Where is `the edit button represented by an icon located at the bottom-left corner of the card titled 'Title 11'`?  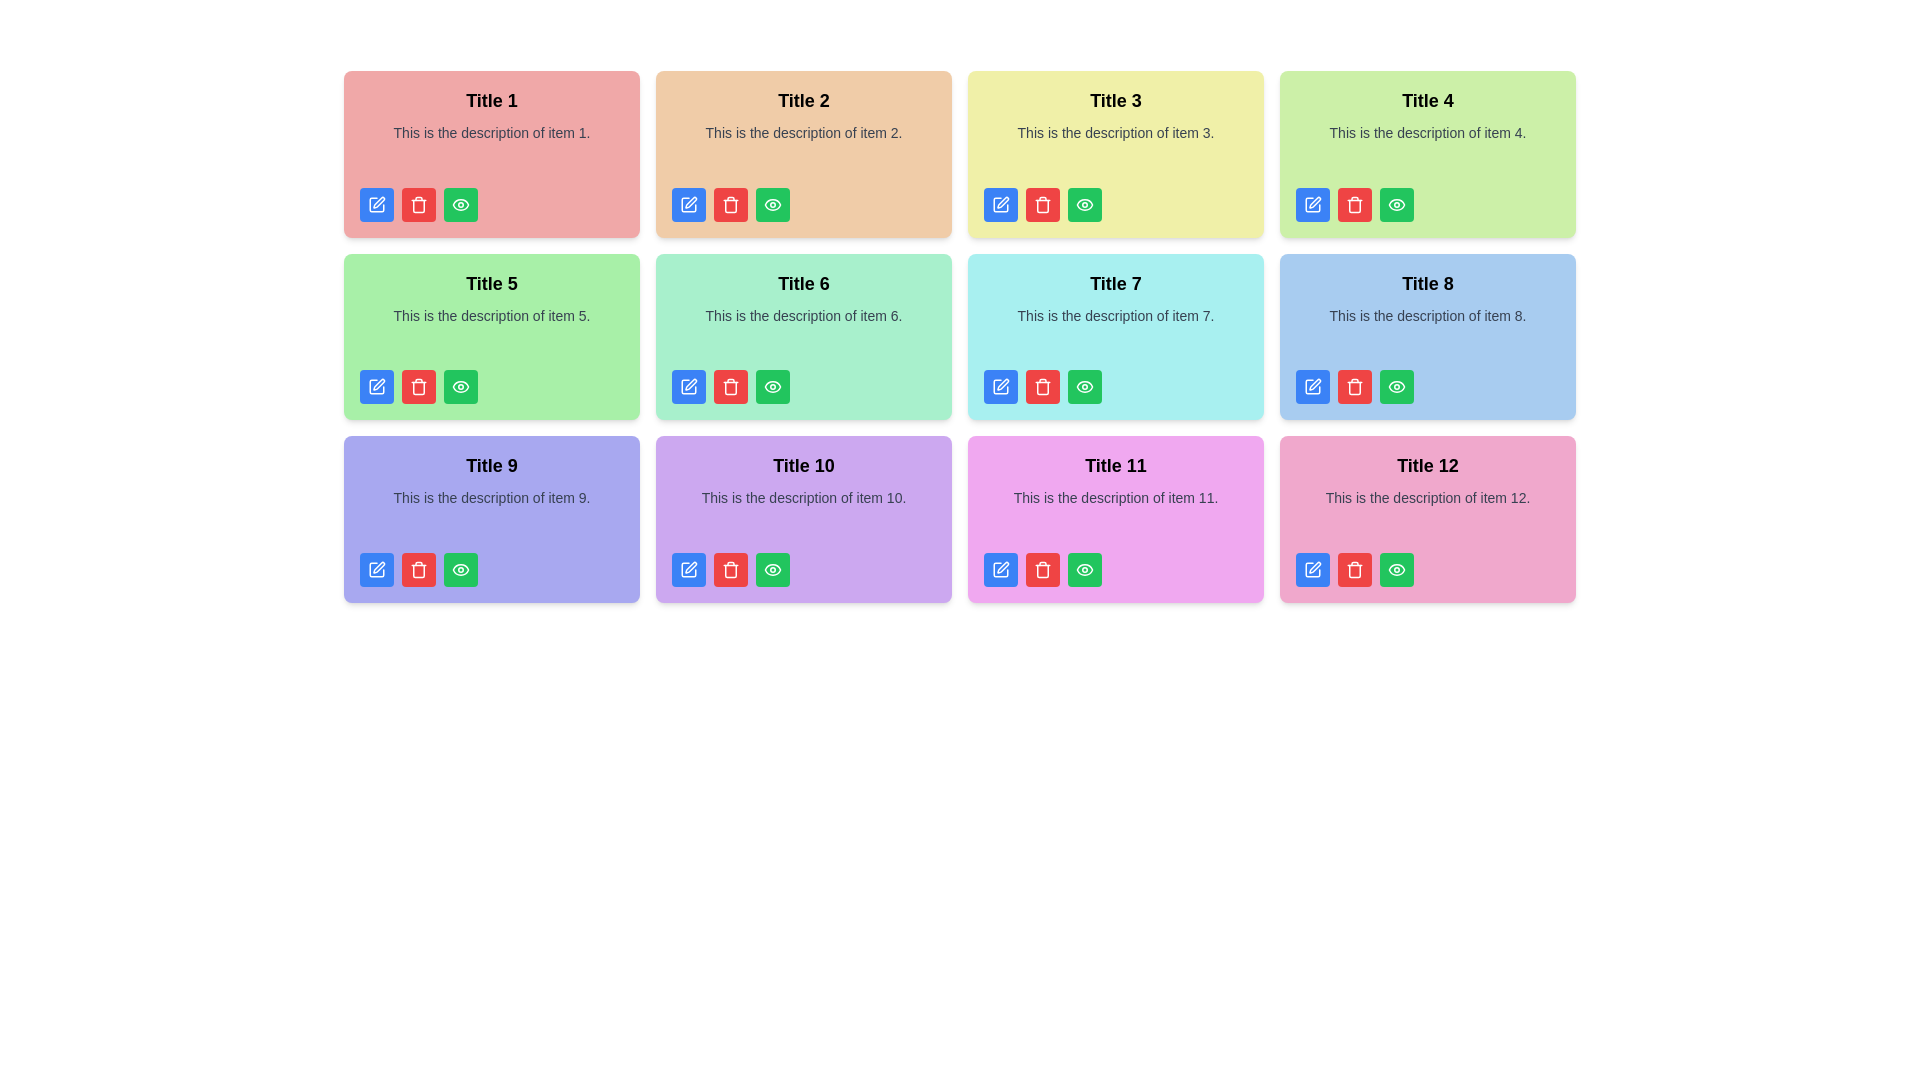 the edit button represented by an icon located at the bottom-left corner of the card titled 'Title 11' is located at coordinates (1001, 569).